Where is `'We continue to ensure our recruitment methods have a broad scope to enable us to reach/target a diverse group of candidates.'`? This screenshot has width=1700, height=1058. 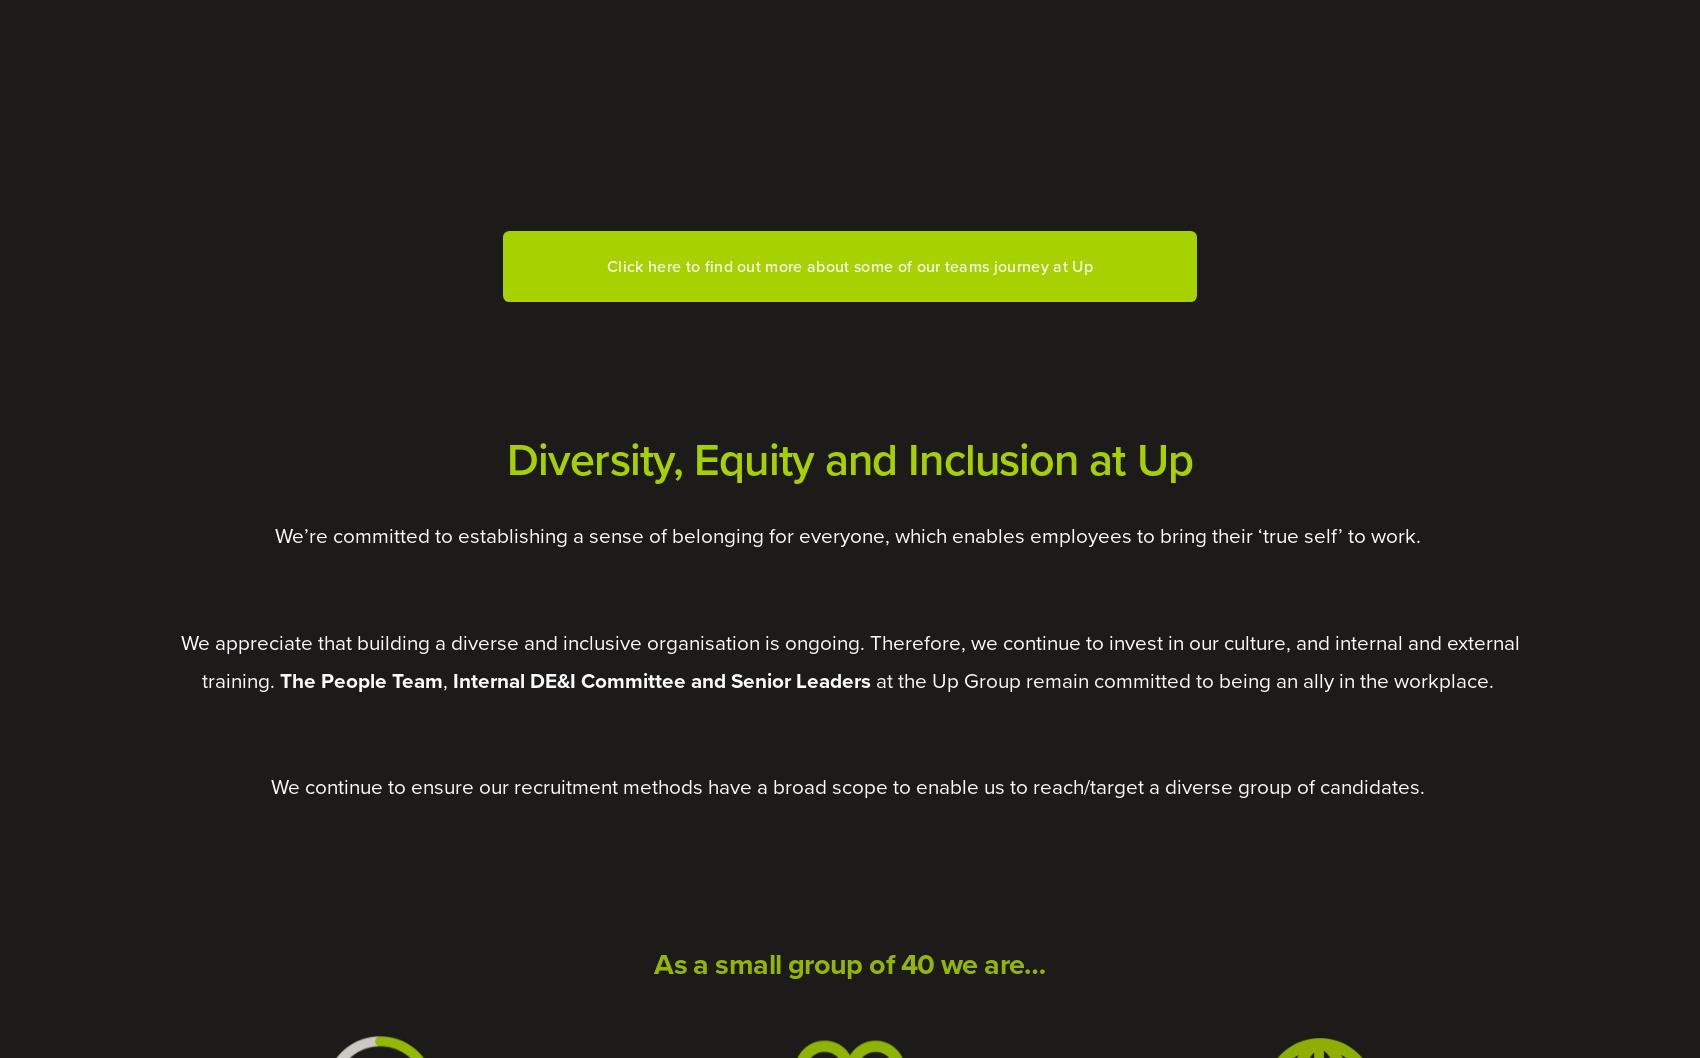 'We continue to ensure our recruitment methods have a broad scope to enable us to reach/target a diverse group of candidates.' is located at coordinates (269, 787).